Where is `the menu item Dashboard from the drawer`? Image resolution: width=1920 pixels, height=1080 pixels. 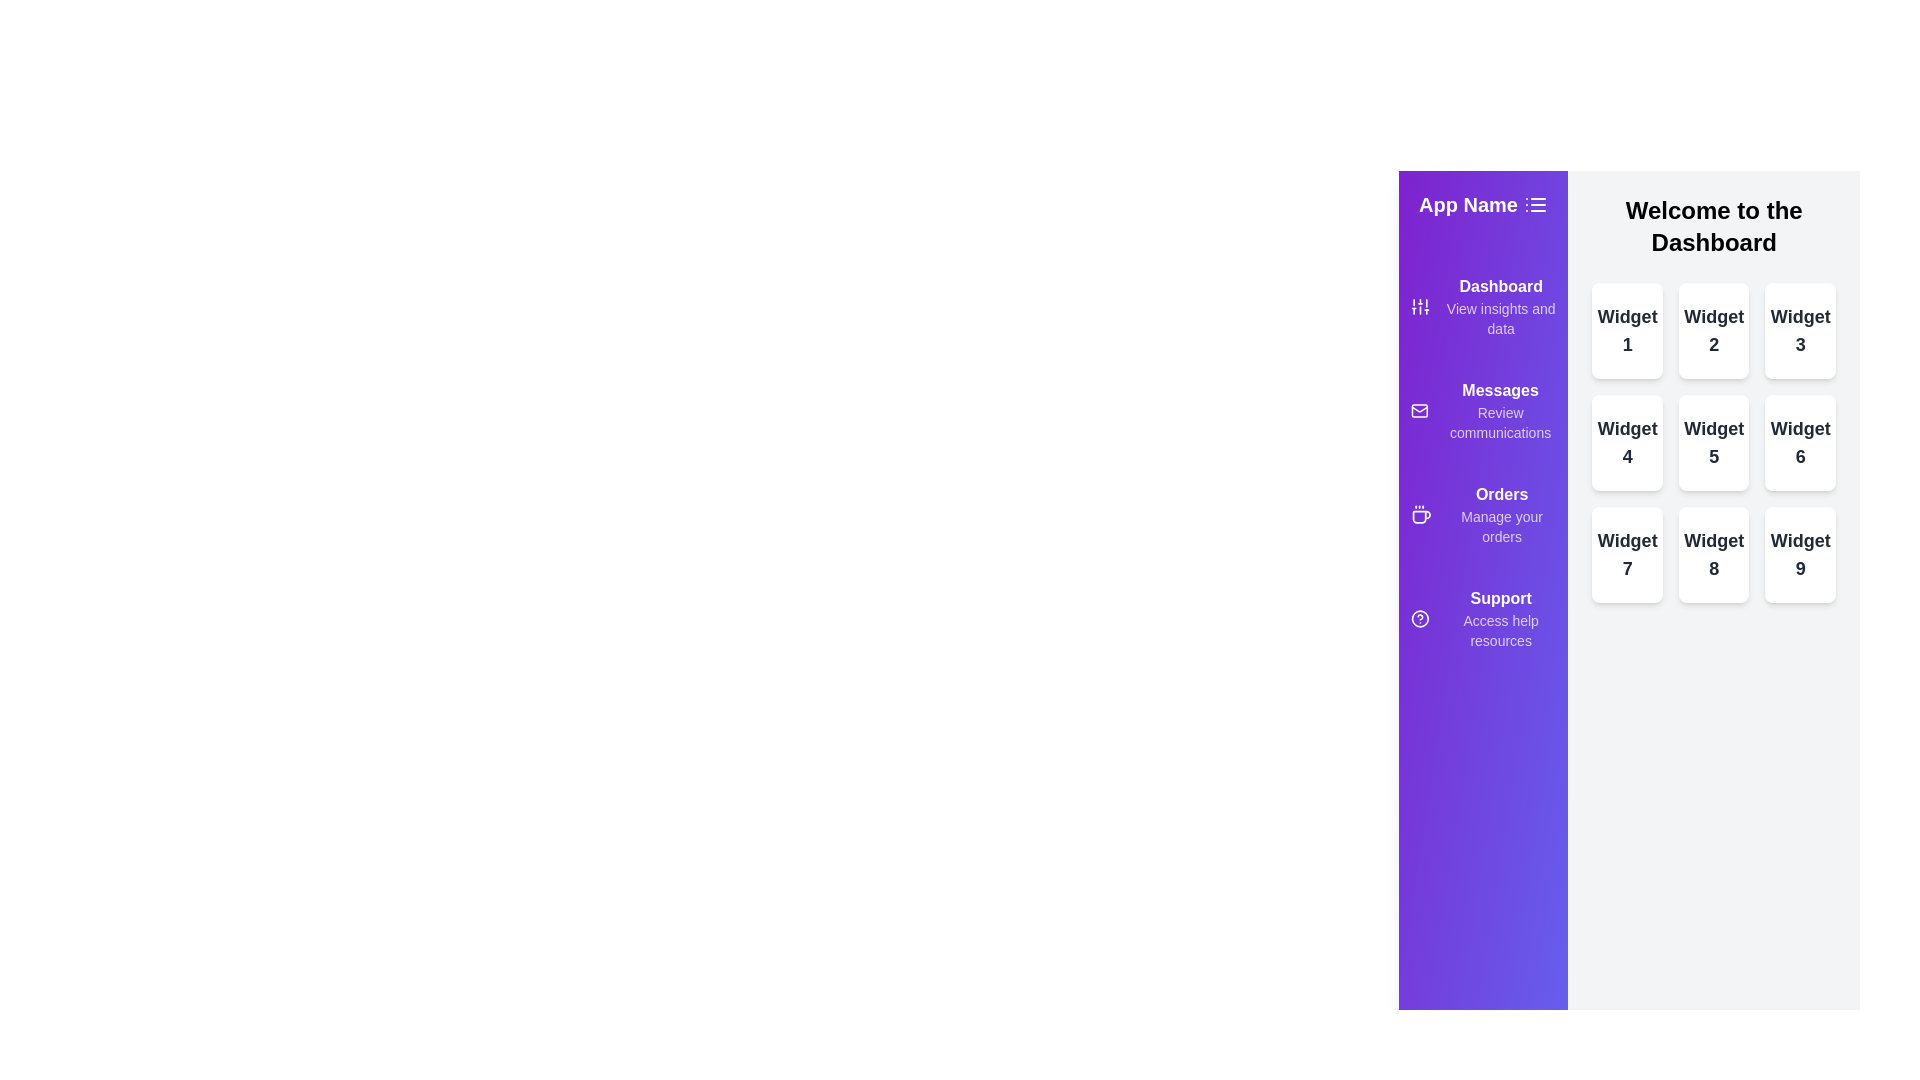
the menu item Dashboard from the drawer is located at coordinates (1483, 307).